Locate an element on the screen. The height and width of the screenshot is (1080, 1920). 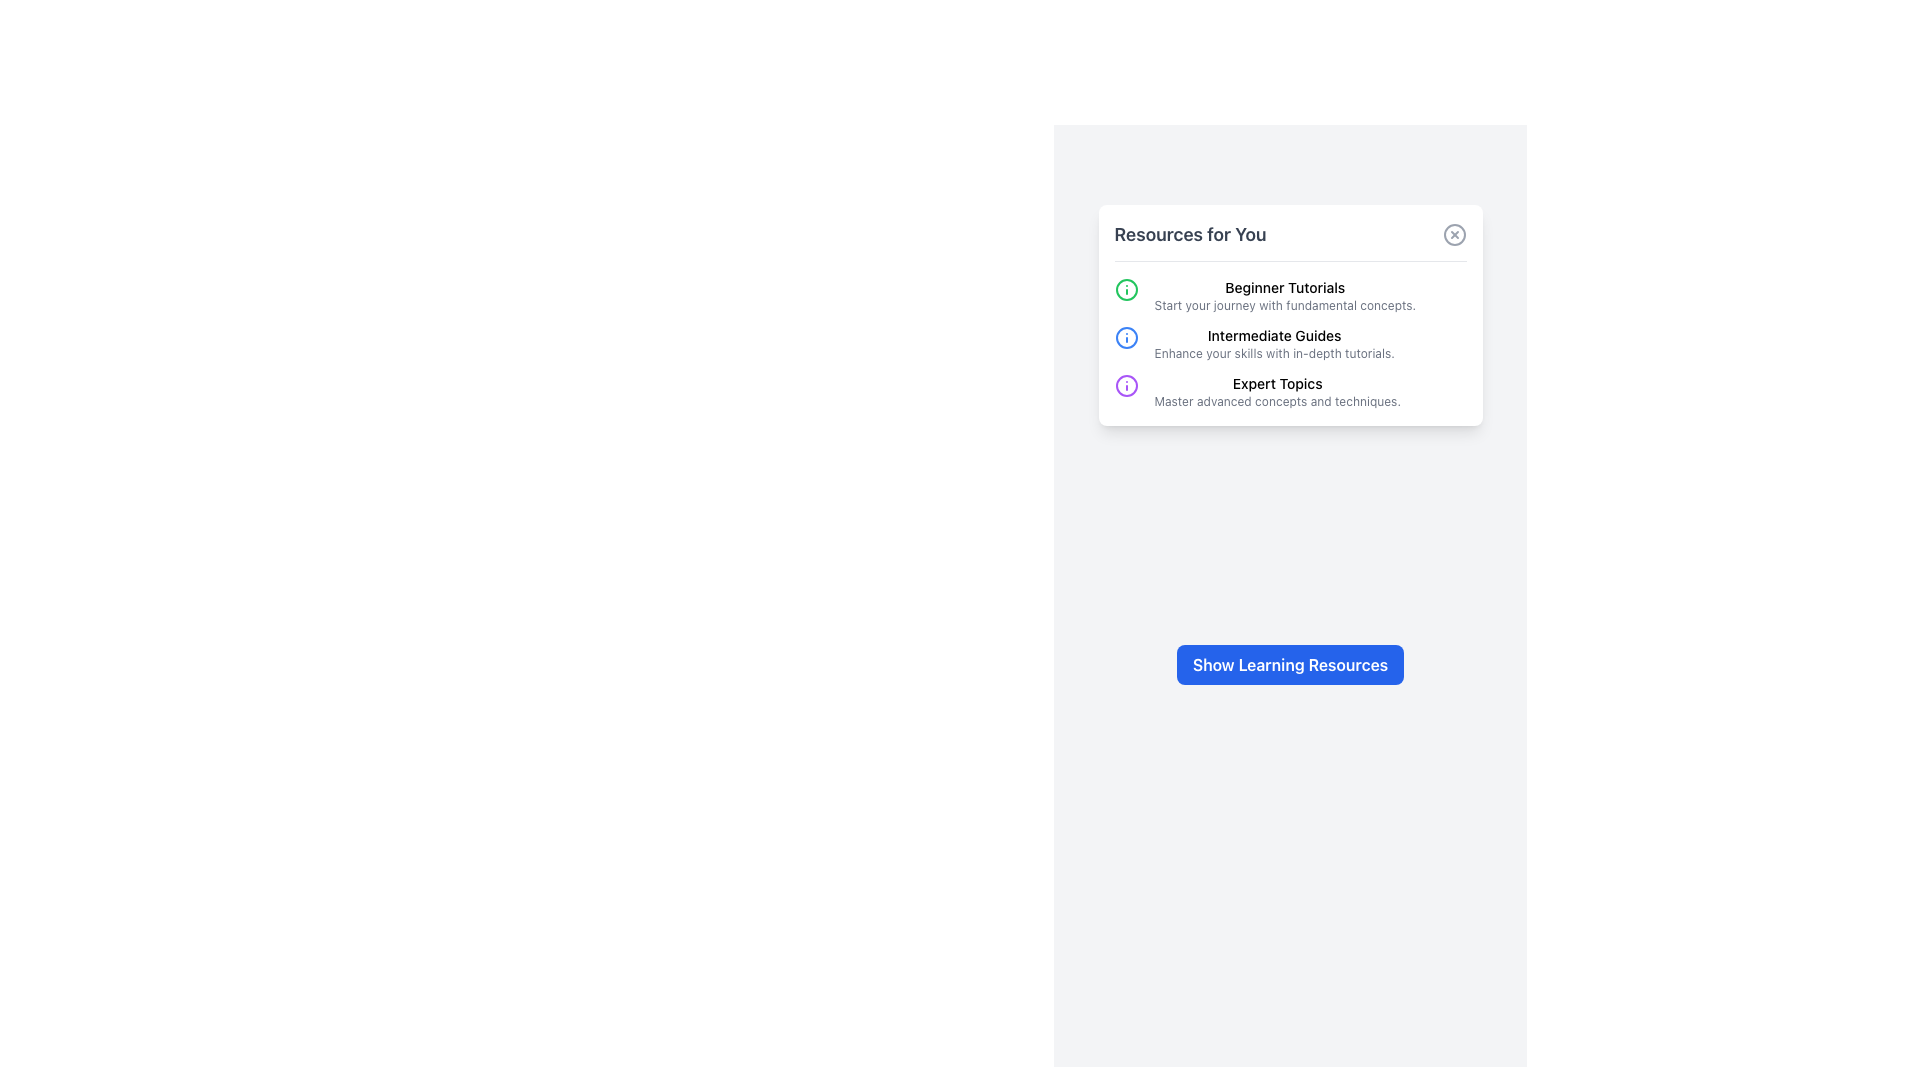
the informational circular icon outlined in purple with a centered 'i', located on the leftmost side of the 'Expert Topics' content block is located at coordinates (1126, 385).